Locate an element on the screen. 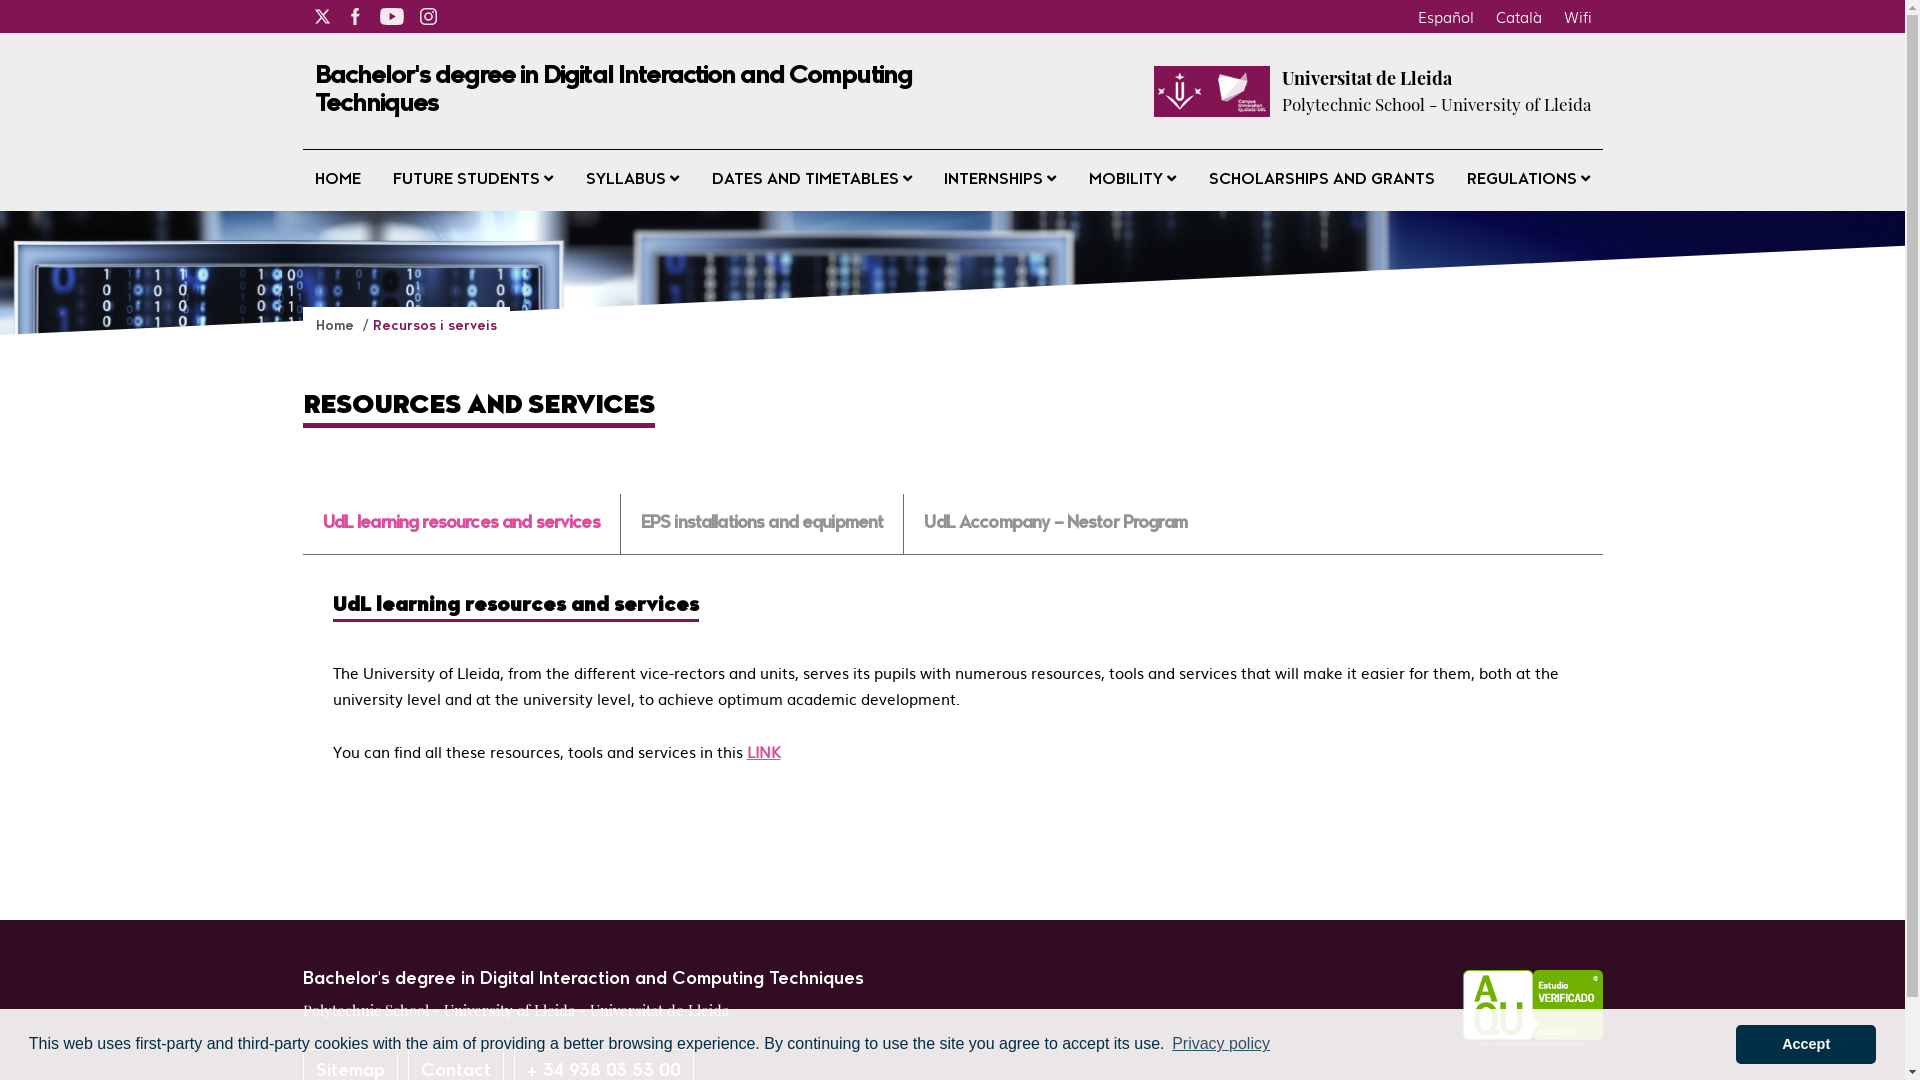 The width and height of the screenshot is (1920, 1080). 'MOBILITY' is located at coordinates (1132, 180).